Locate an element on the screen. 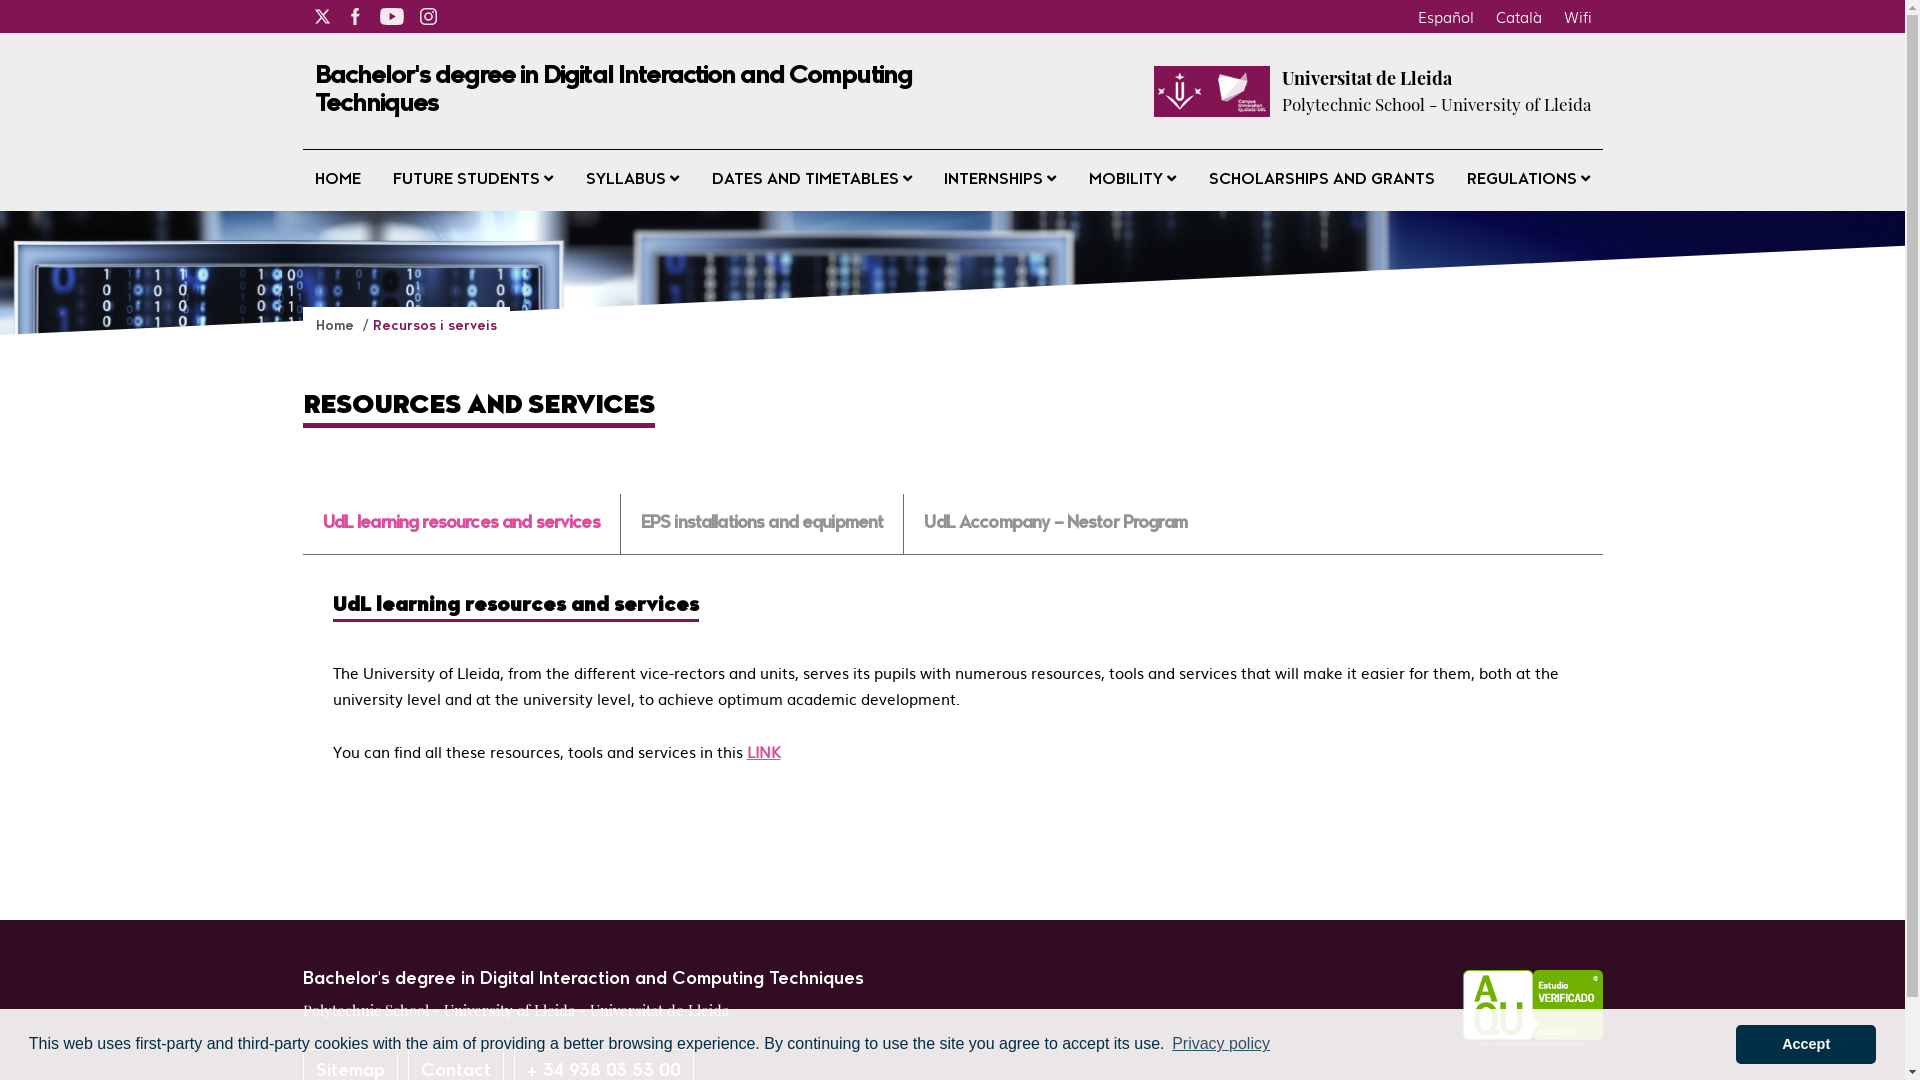 The width and height of the screenshot is (1920, 1080). 'MOBILITY' is located at coordinates (1132, 180).